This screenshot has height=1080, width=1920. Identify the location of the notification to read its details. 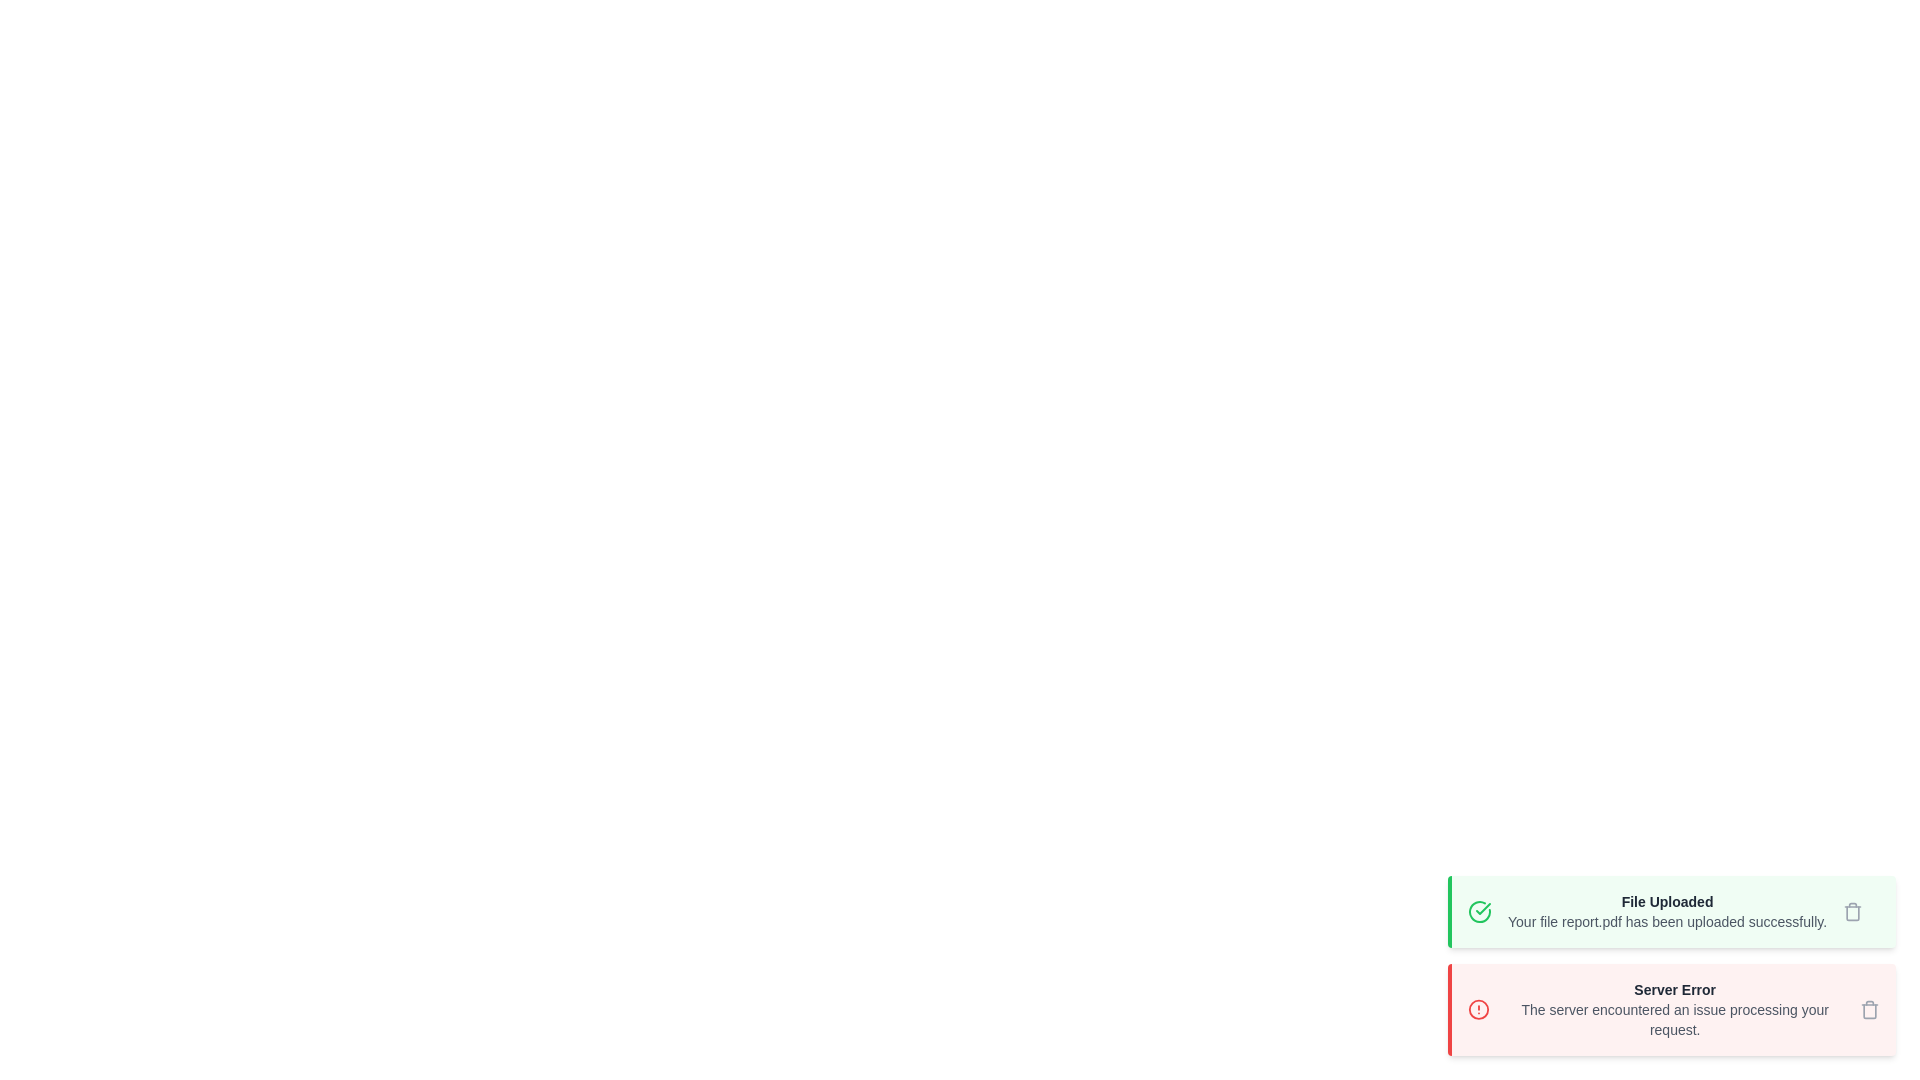
(1671, 911).